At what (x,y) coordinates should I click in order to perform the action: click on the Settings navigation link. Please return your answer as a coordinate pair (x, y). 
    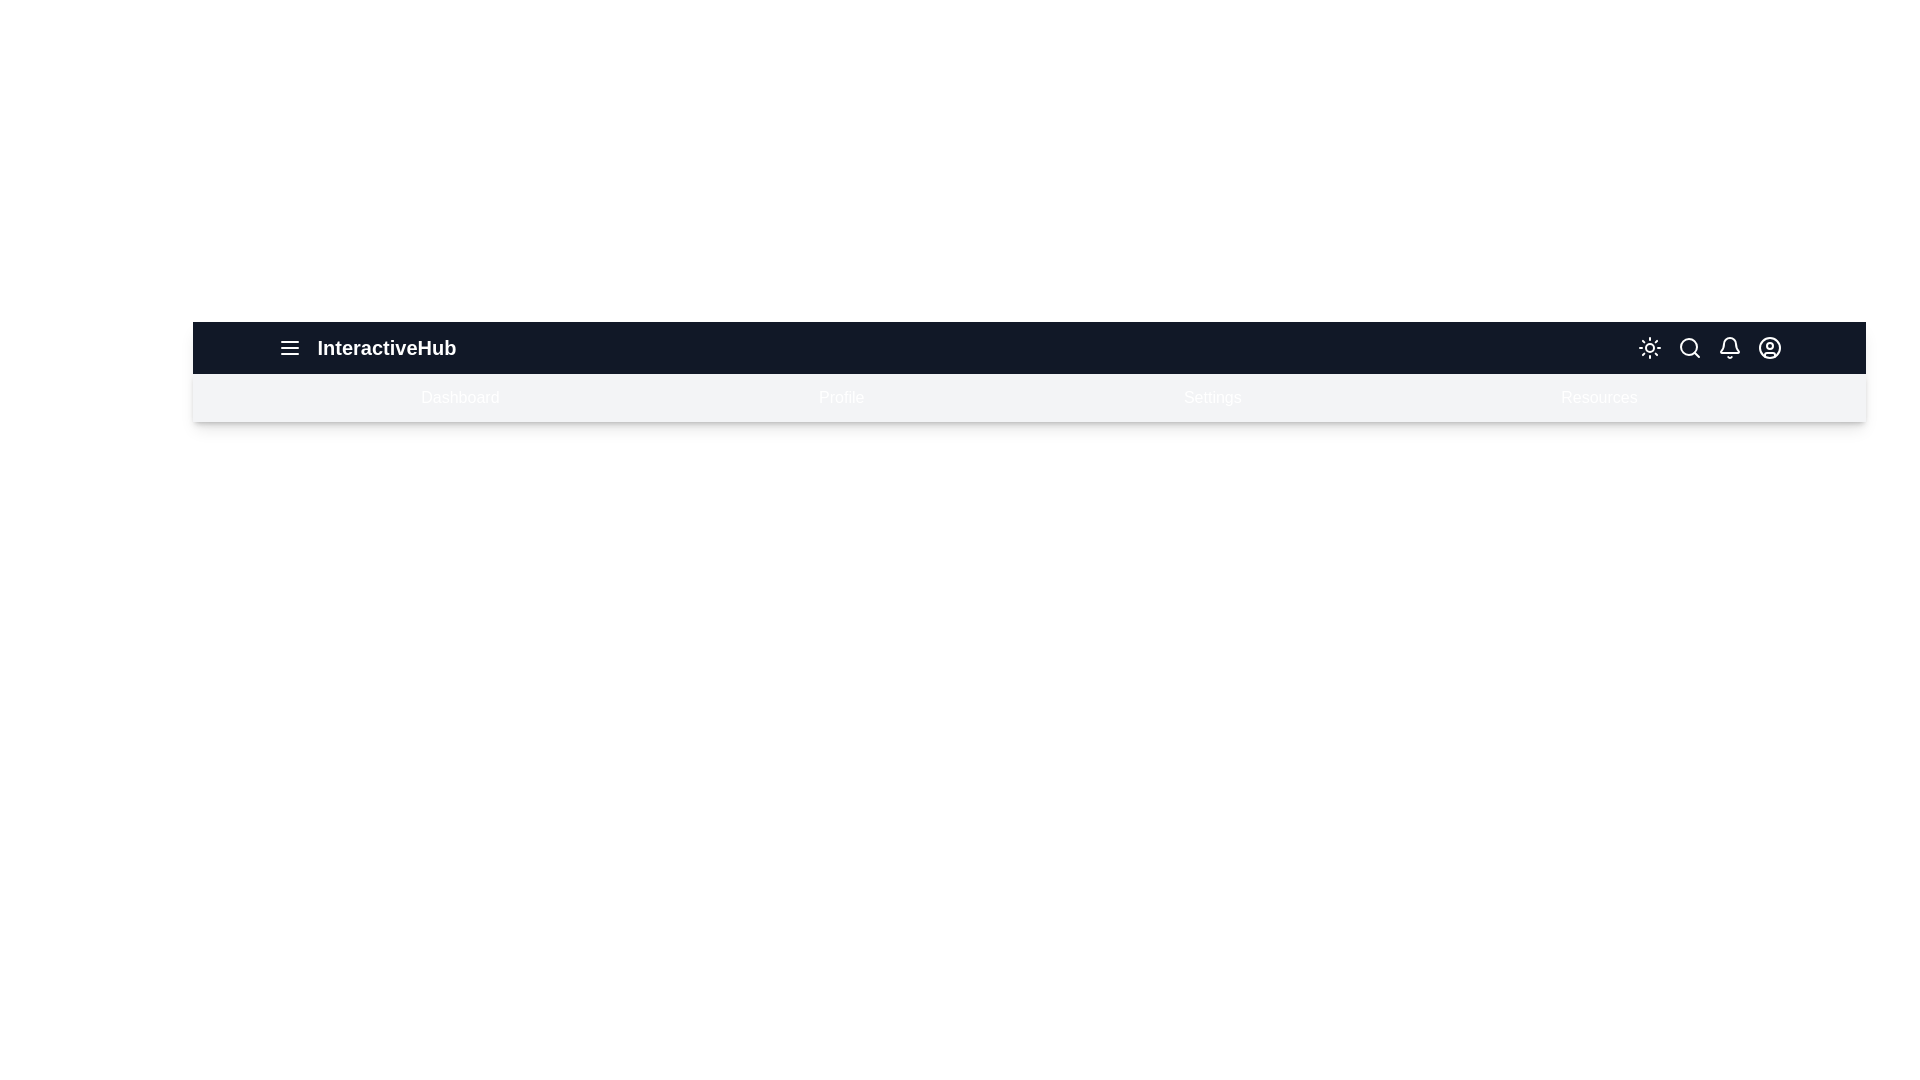
    Looking at the image, I should click on (1210, 397).